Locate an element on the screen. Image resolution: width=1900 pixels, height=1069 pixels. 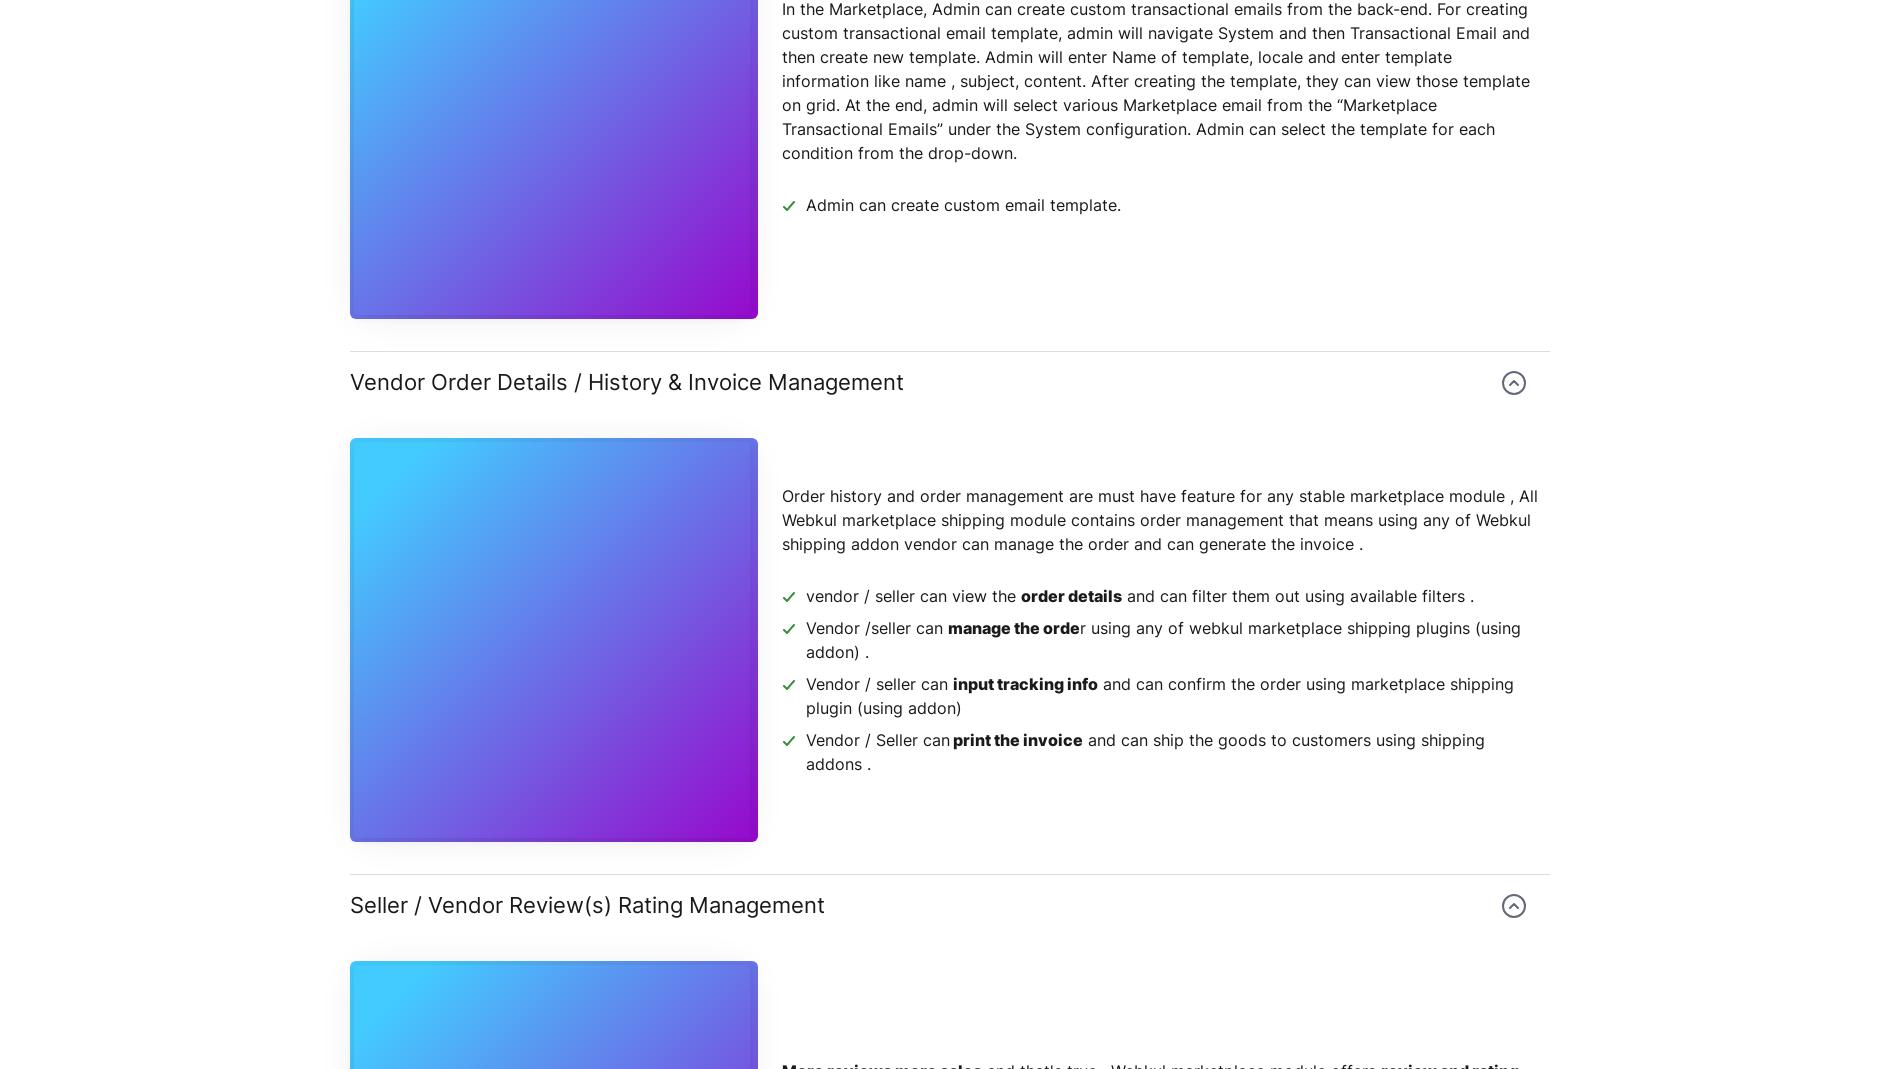
'Vendor Order Details / History & Invoice Management' is located at coordinates (627, 381).